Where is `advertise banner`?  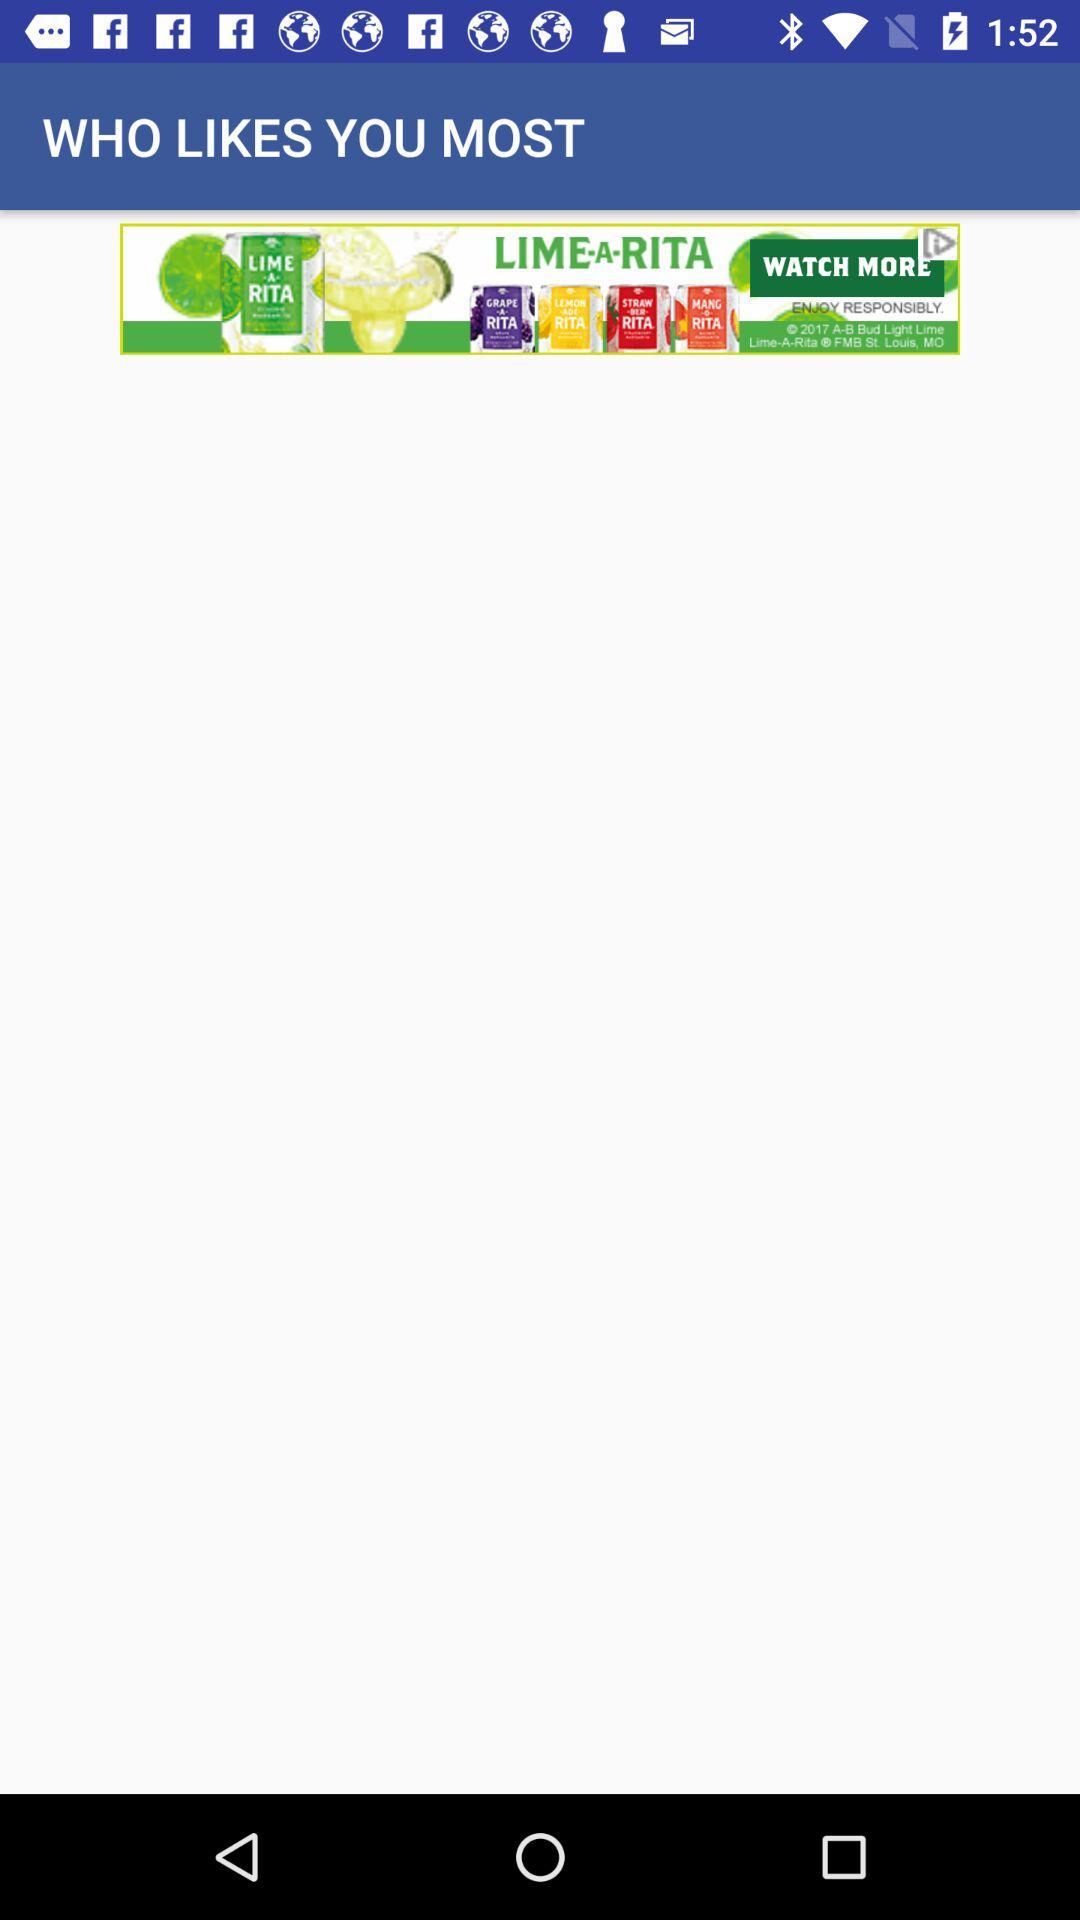 advertise banner is located at coordinates (540, 288).